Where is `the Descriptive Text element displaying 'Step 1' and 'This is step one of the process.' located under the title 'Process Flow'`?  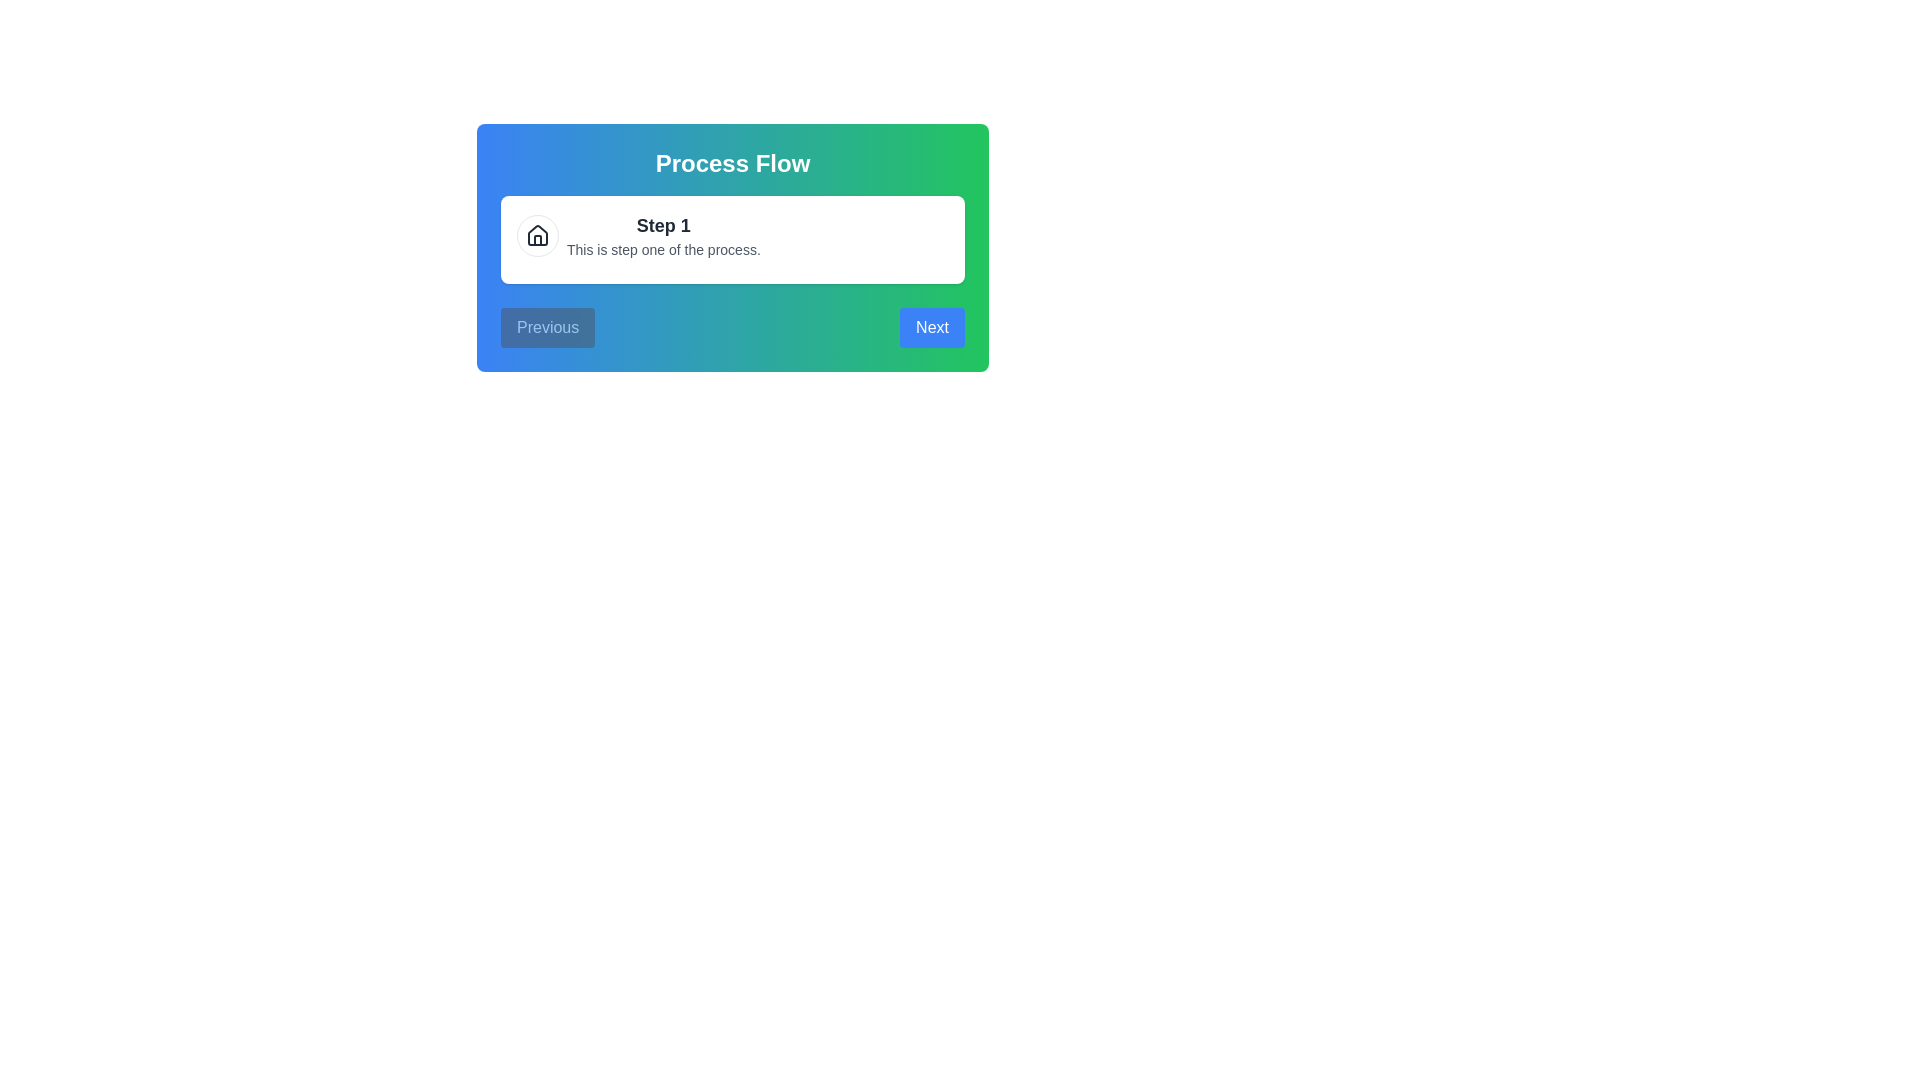 the Descriptive Text element displaying 'Step 1' and 'This is step one of the process.' located under the title 'Process Flow' is located at coordinates (663, 234).